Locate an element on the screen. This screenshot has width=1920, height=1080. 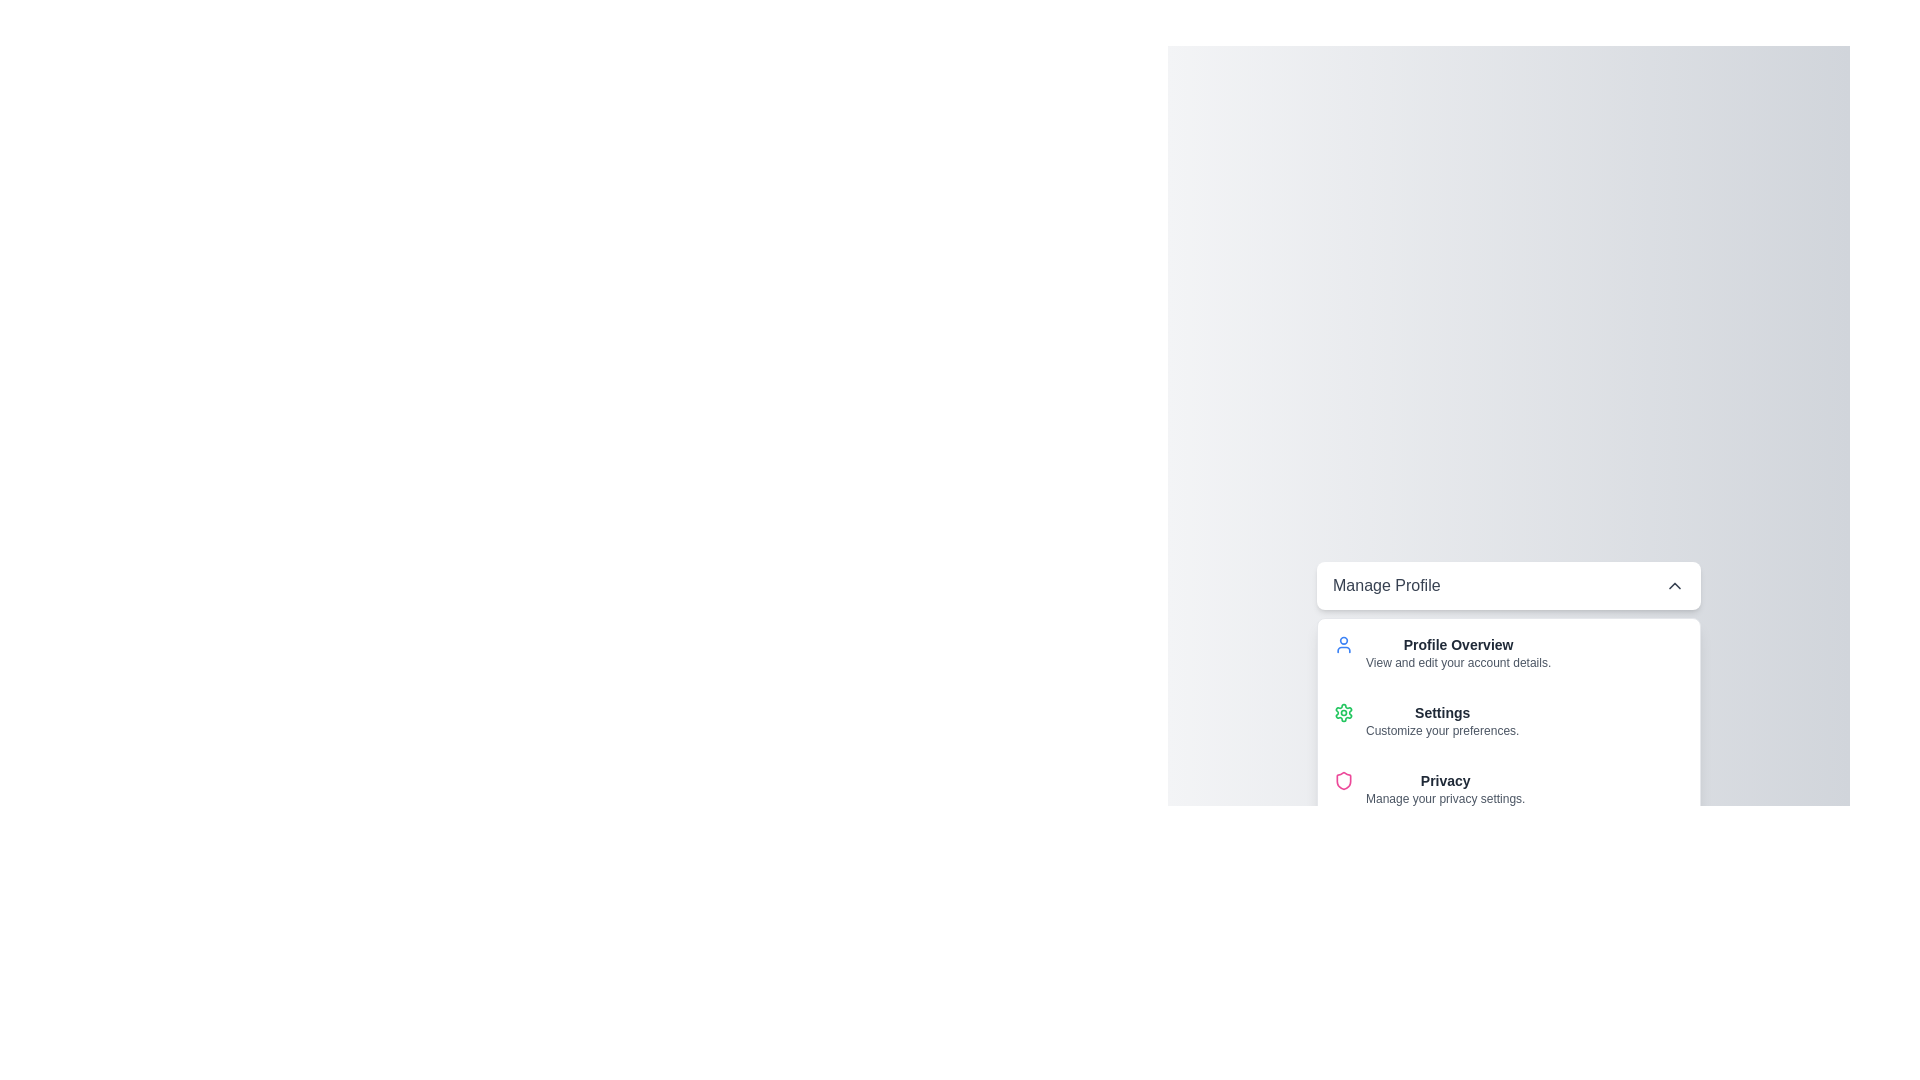
the shield icon representing the 'Privacy' feature located directly to the left of the 'Privacy' text in the 'Manage Profile' dropdown is located at coordinates (1344, 779).